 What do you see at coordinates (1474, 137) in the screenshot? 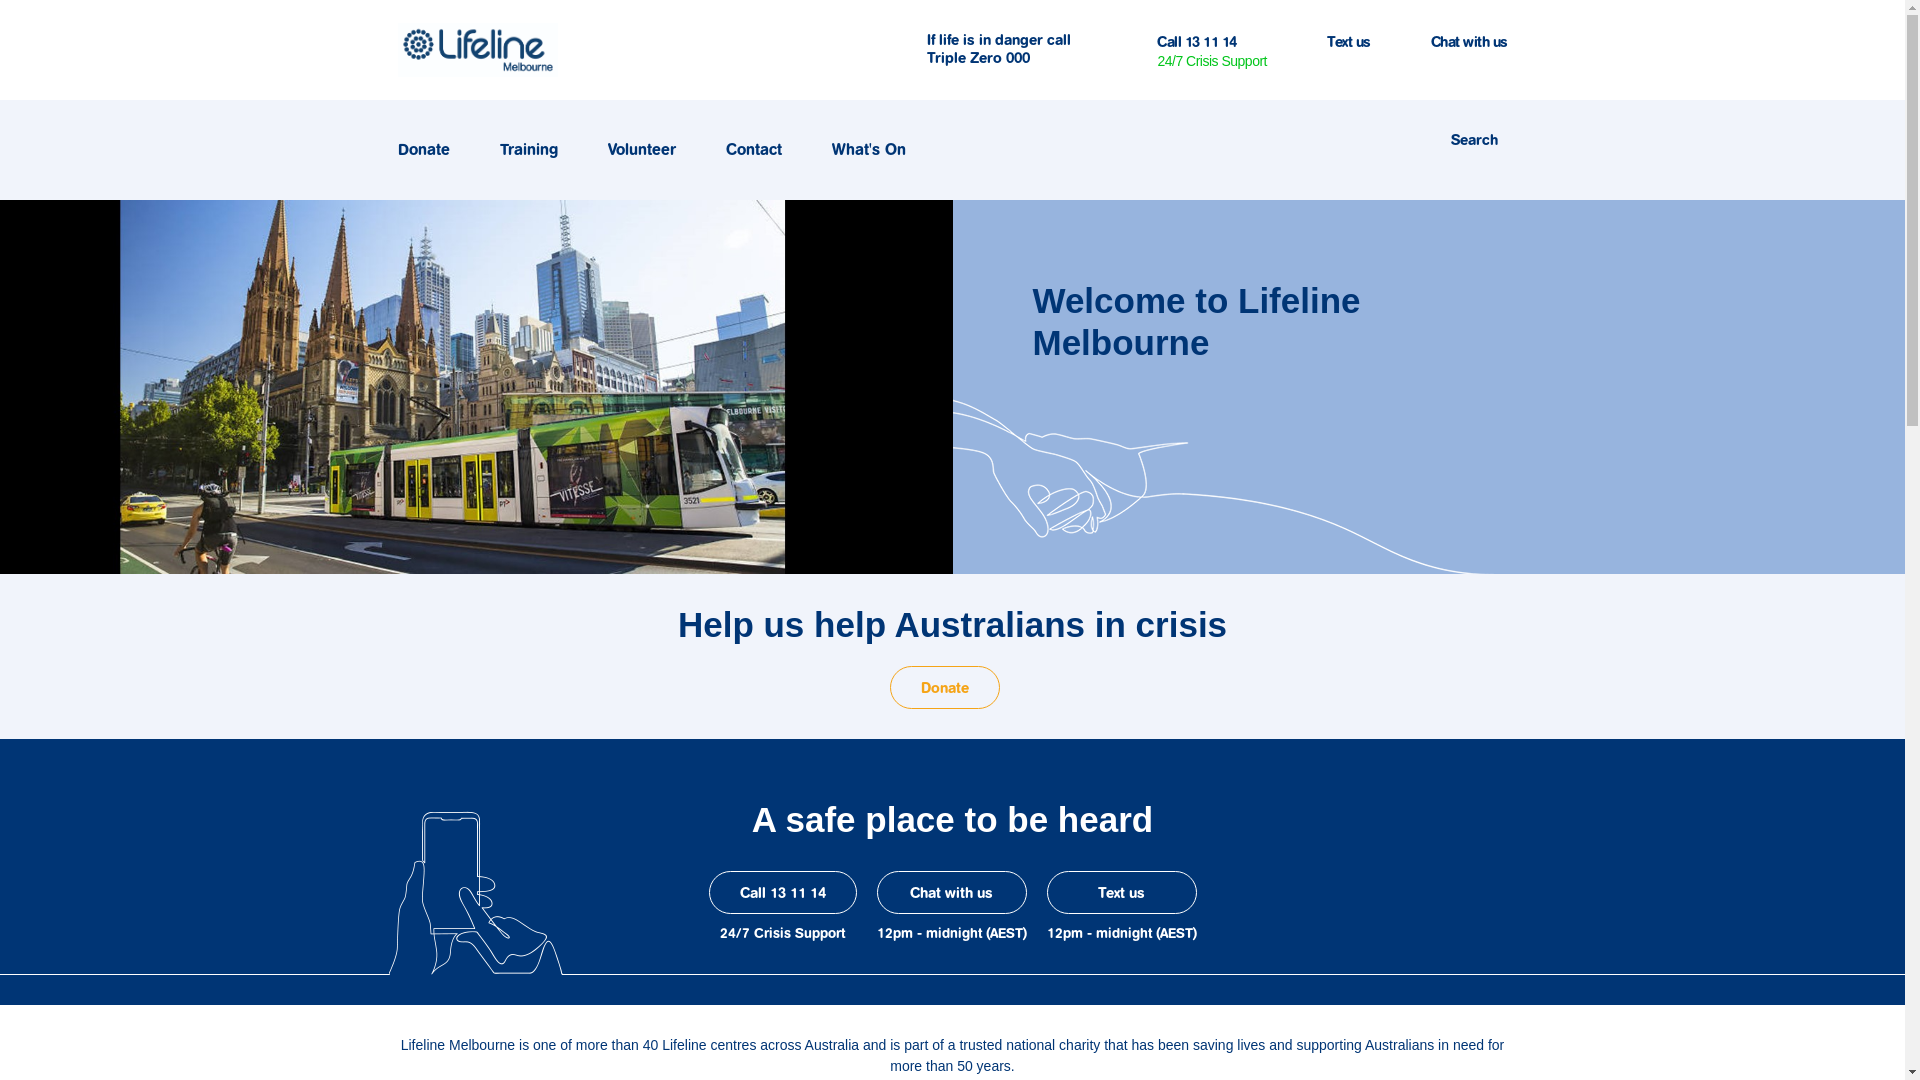
I see `'Search'` at bounding box center [1474, 137].